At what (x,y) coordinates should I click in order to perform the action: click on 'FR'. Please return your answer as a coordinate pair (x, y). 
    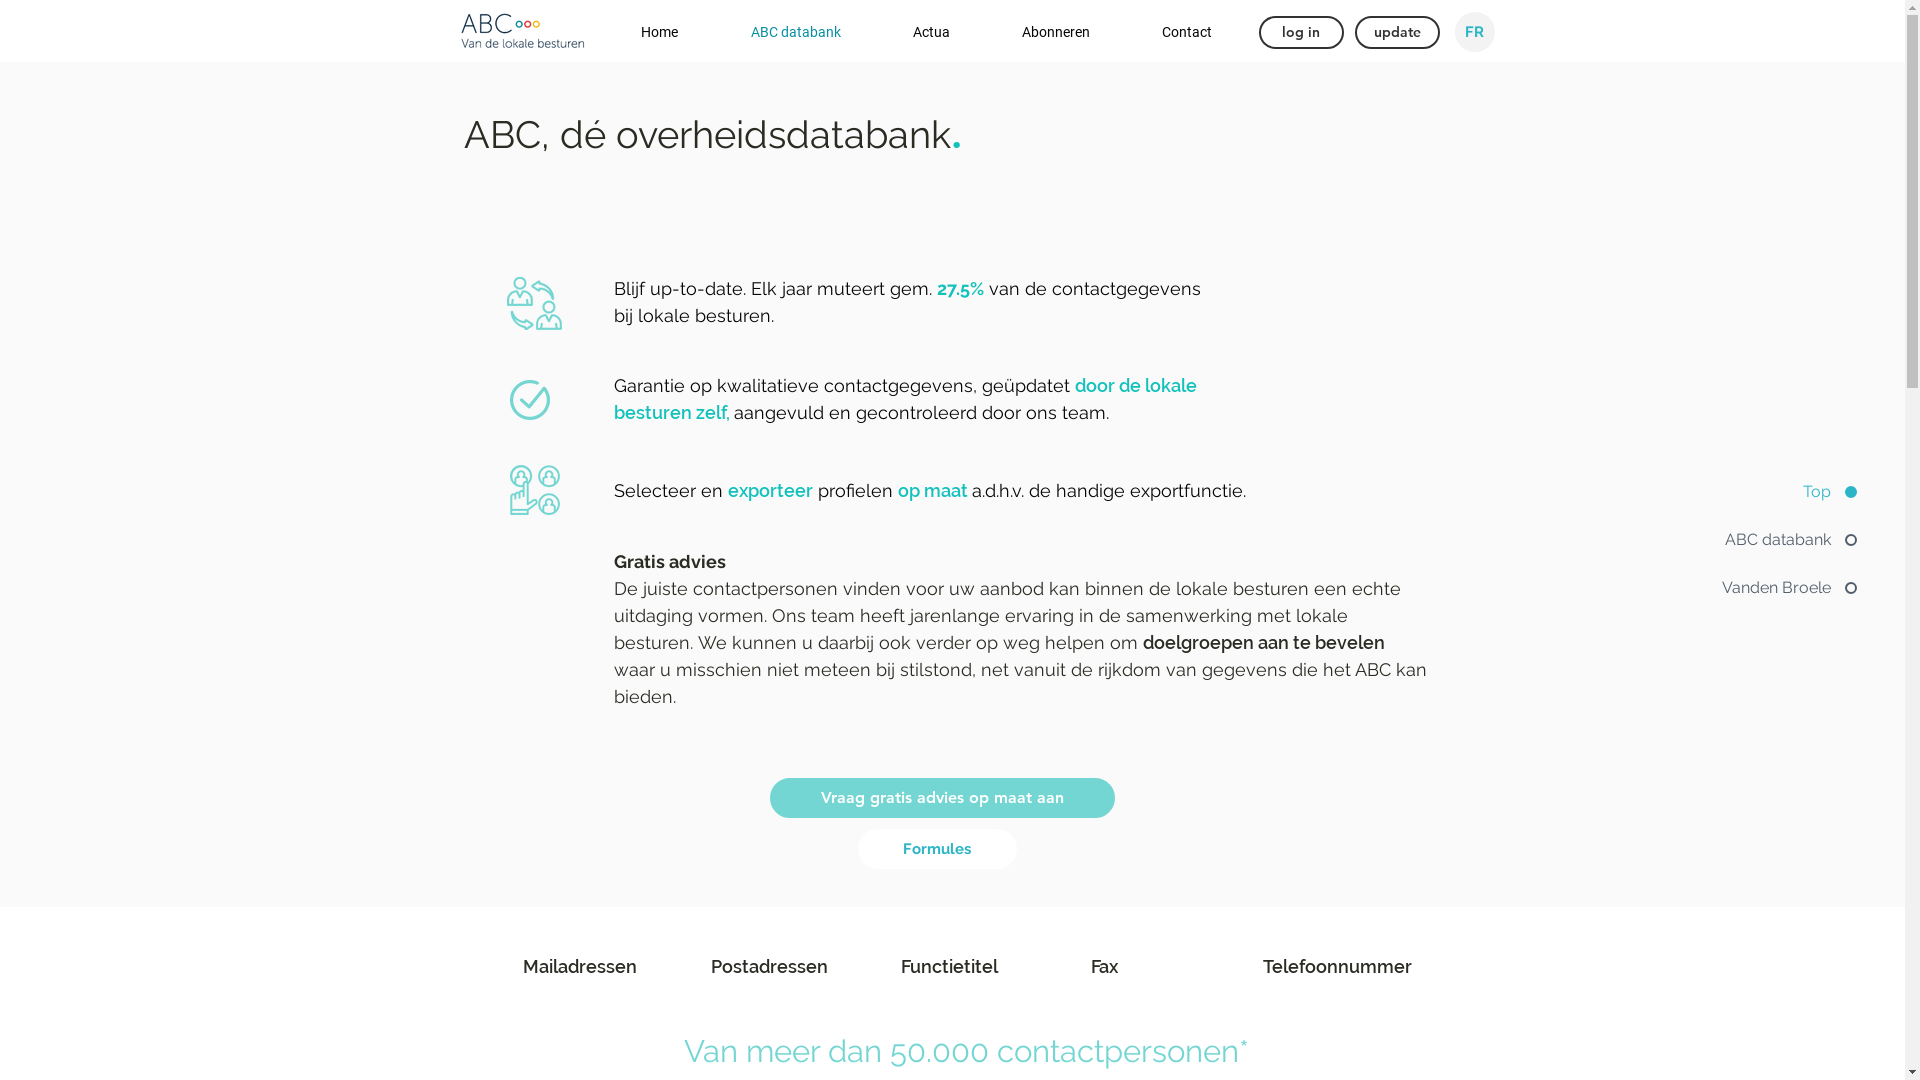
    Looking at the image, I should click on (1473, 31).